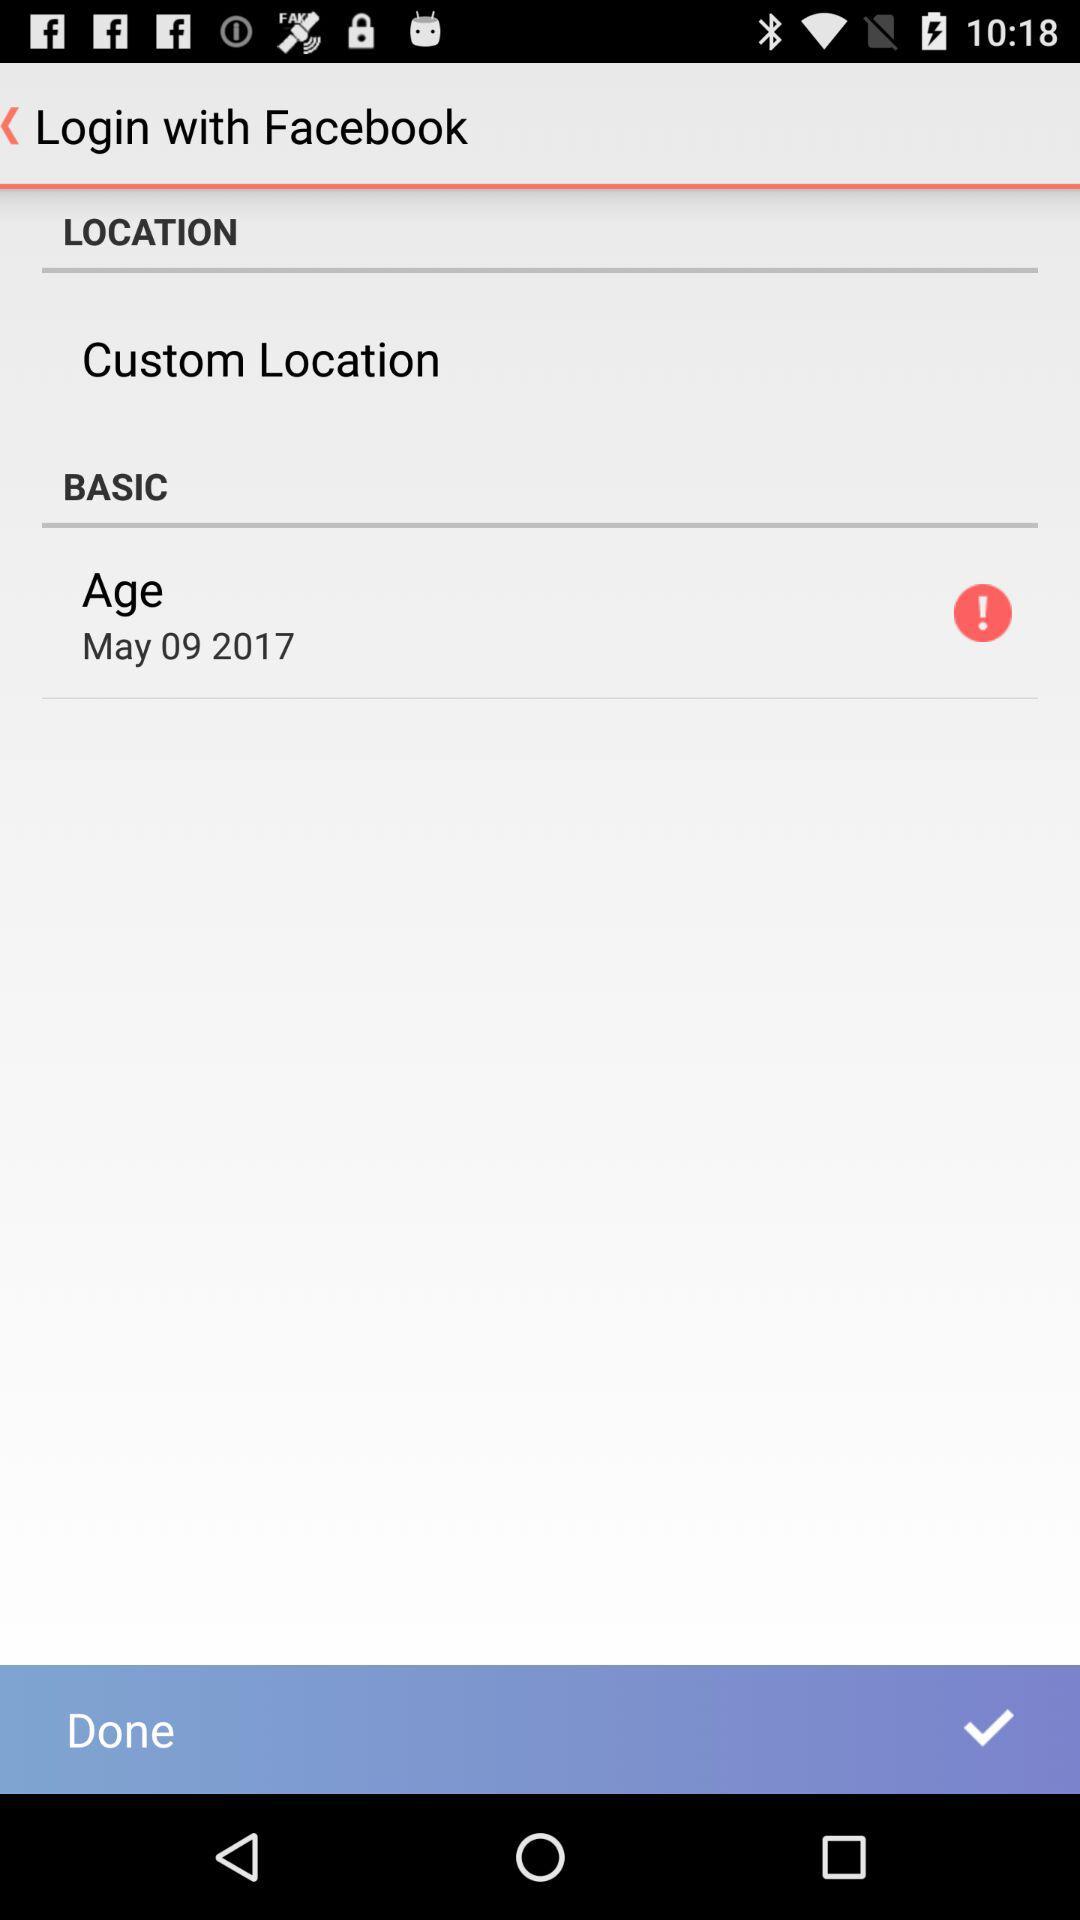 This screenshot has width=1080, height=1920. I want to click on the age, so click(122, 587).